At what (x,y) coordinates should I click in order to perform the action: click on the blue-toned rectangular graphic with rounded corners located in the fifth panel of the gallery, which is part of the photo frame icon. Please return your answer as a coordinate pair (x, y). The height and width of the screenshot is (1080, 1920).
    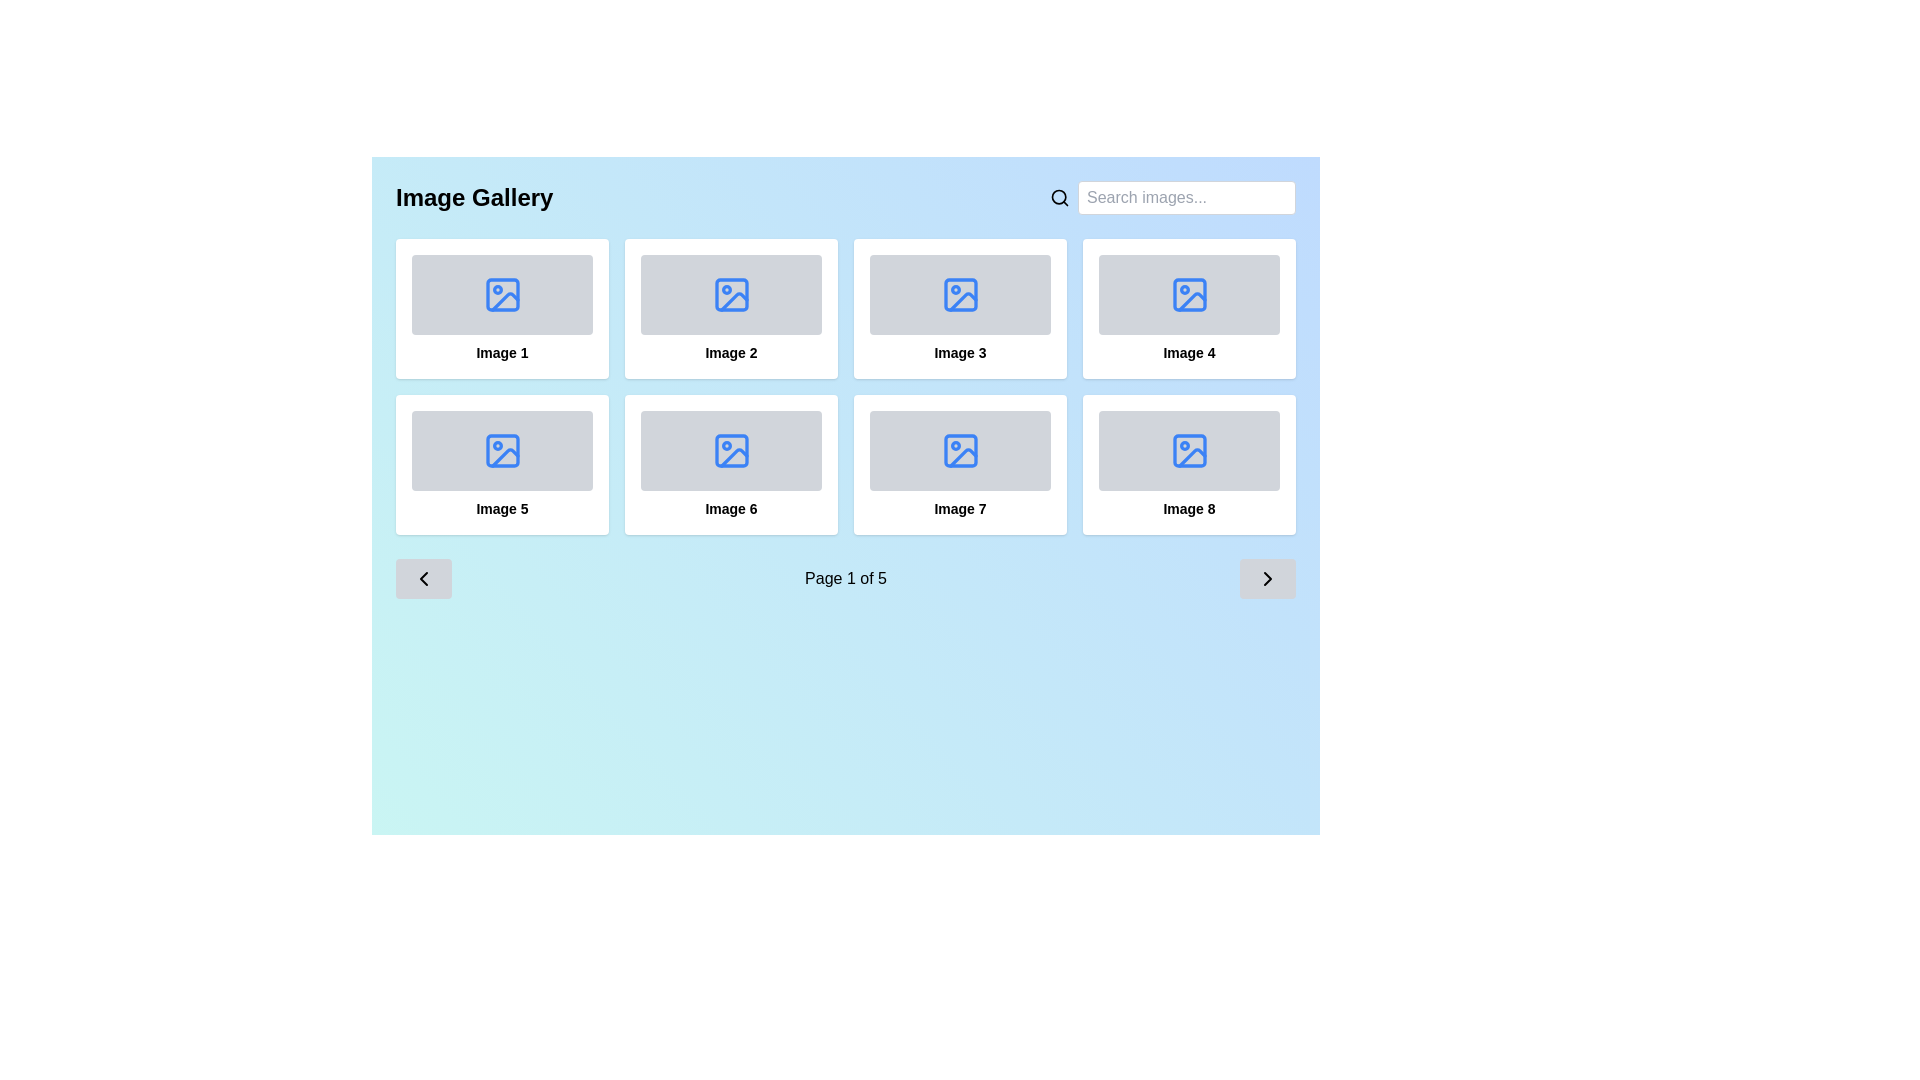
    Looking at the image, I should click on (502, 451).